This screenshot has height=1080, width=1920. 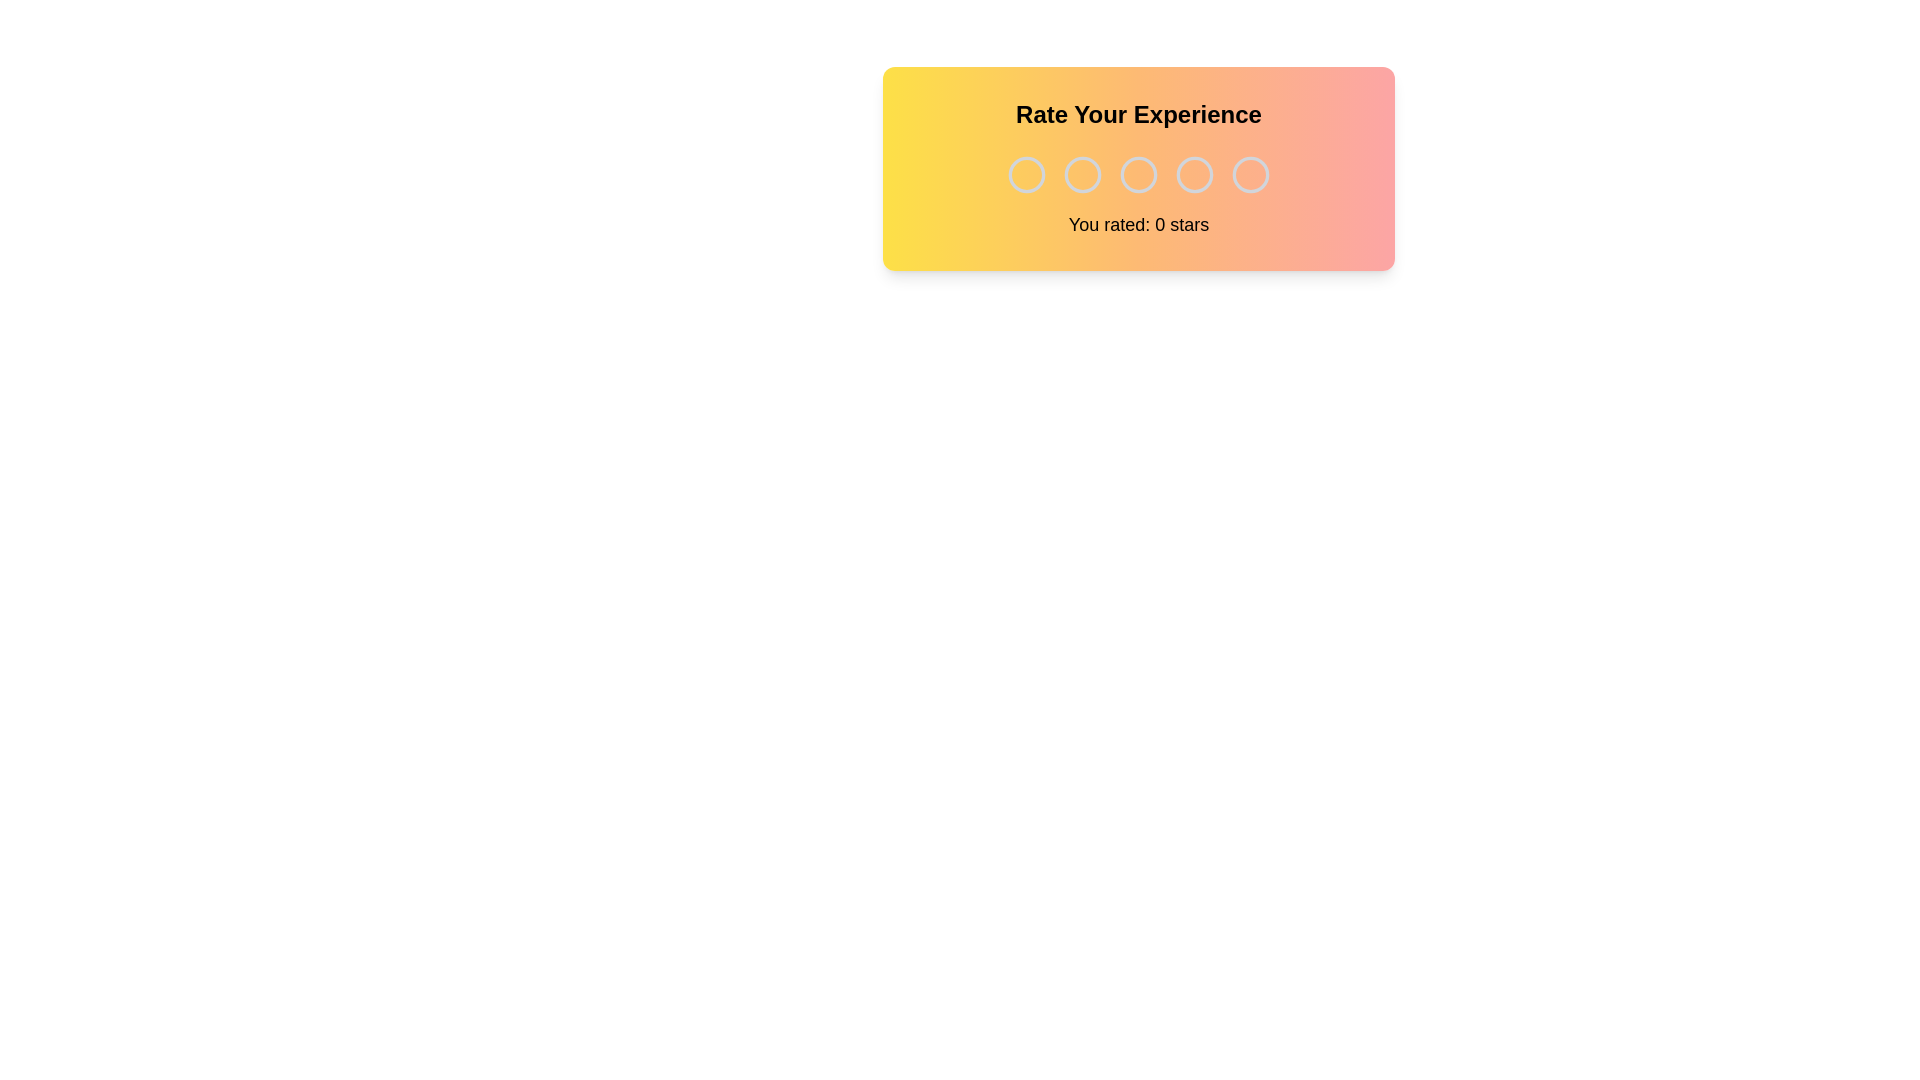 What do you see at coordinates (1195, 173) in the screenshot?
I see `the rating to 4 stars by clicking on the corresponding star` at bounding box center [1195, 173].